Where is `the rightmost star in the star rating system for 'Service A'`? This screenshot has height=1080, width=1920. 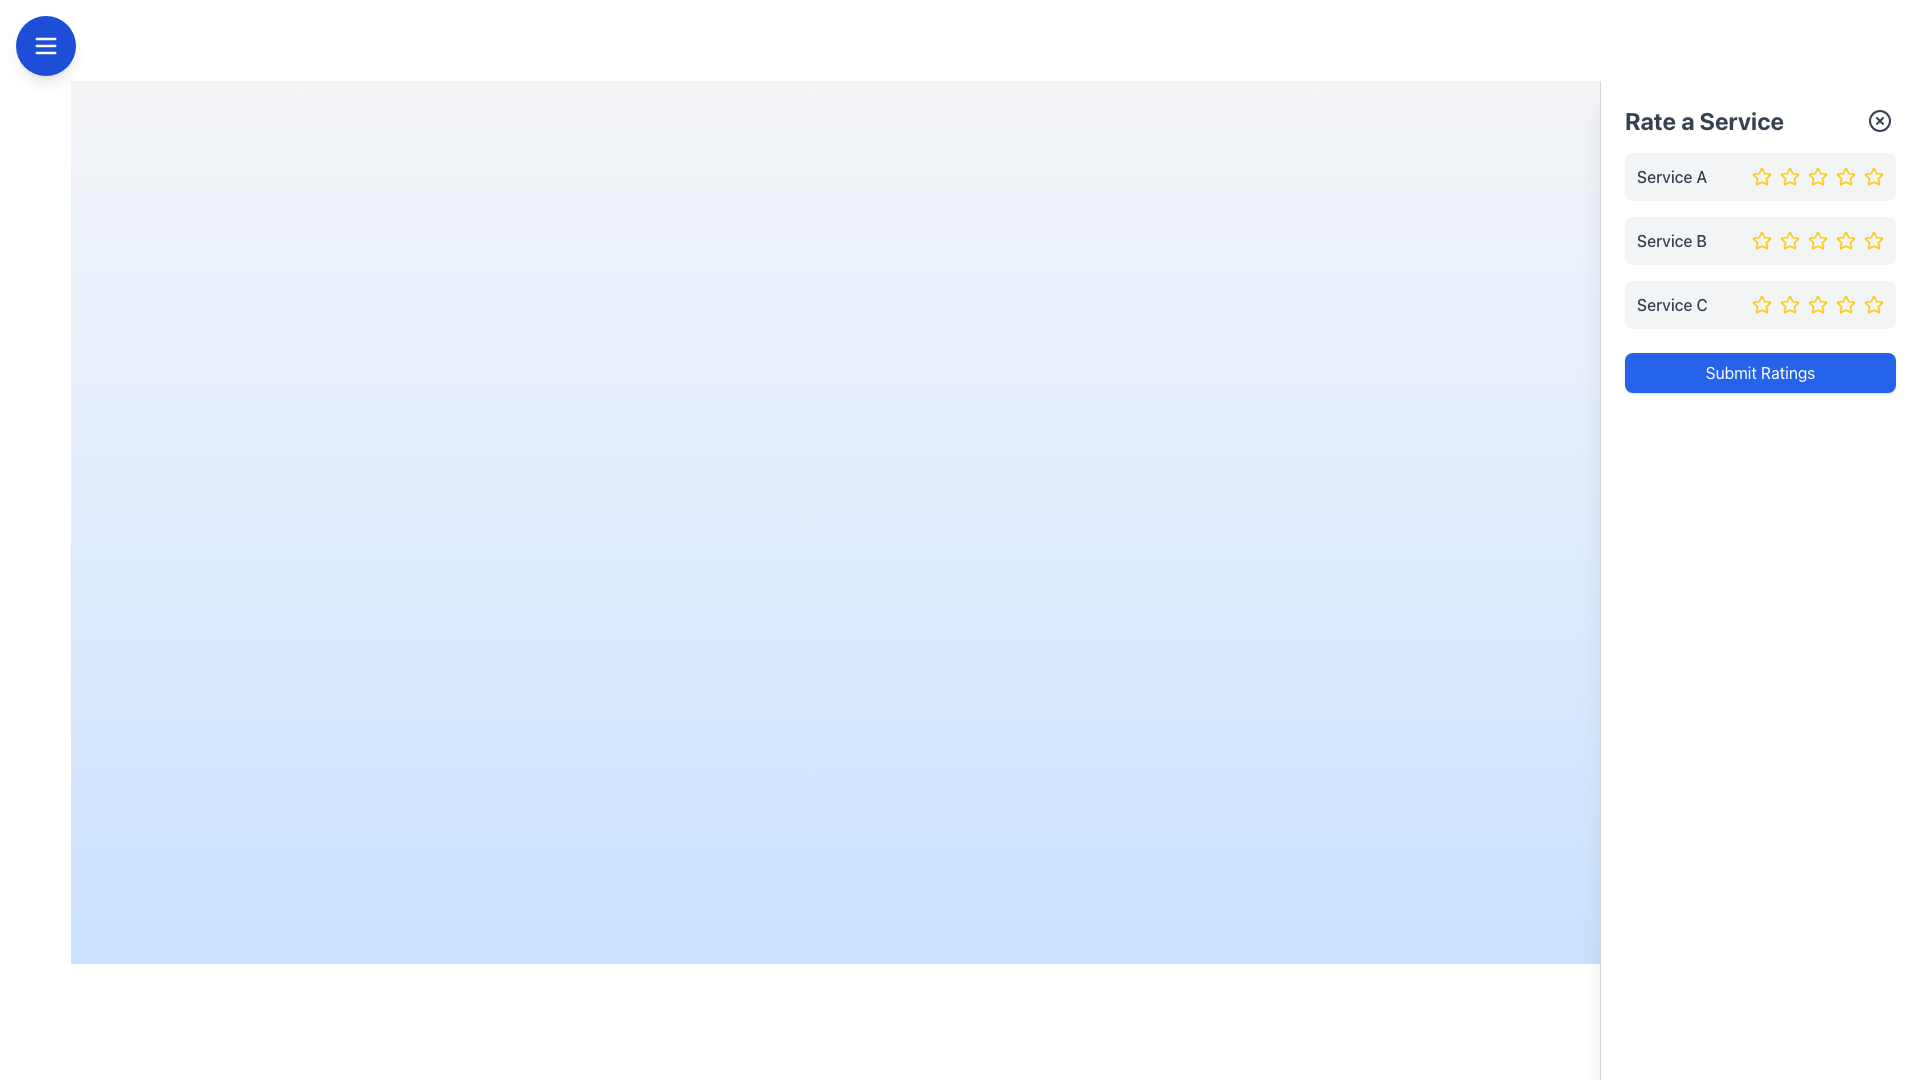 the rightmost star in the star rating system for 'Service A' is located at coordinates (1872, 175).